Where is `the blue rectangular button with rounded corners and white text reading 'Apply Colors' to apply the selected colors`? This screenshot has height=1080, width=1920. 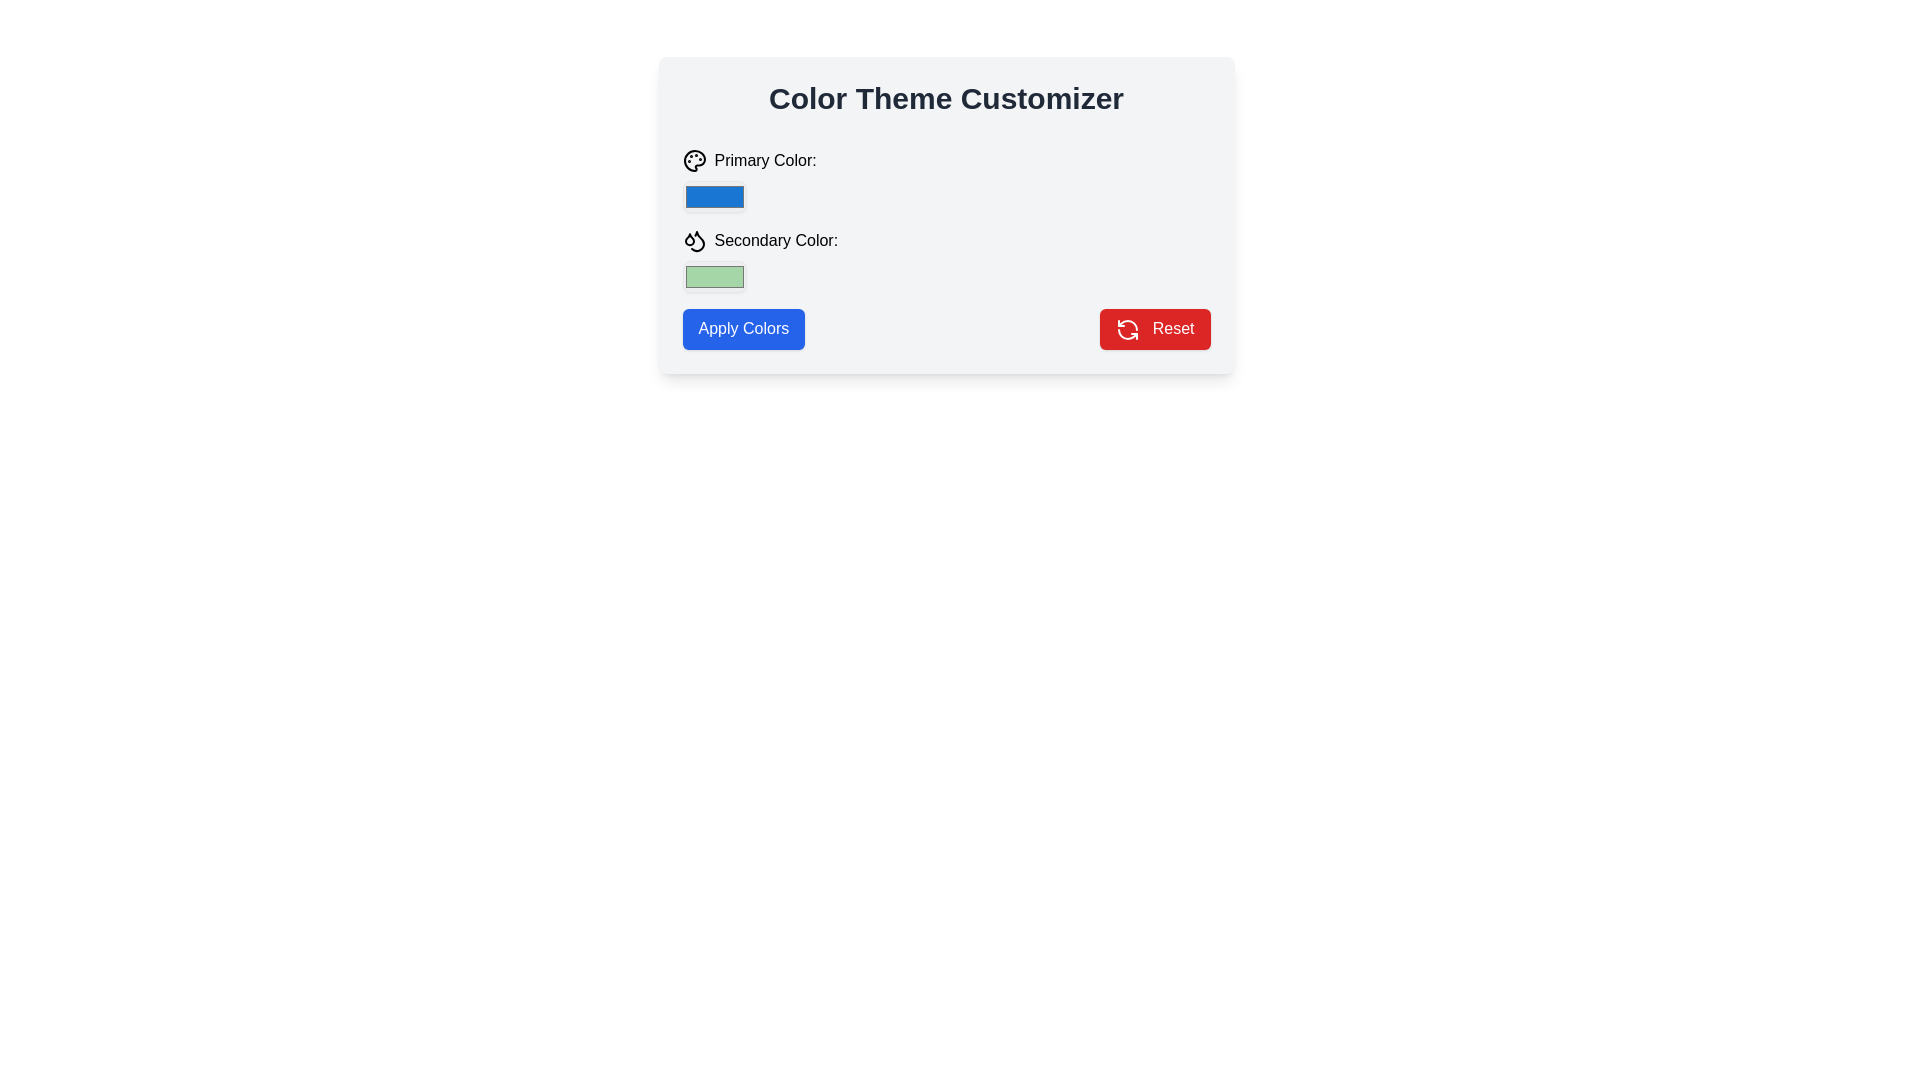
the blue rectangular button with rounded corners and white text reading 'Apply Colors' to apply the selected colors is located at coordinates (742, 328).